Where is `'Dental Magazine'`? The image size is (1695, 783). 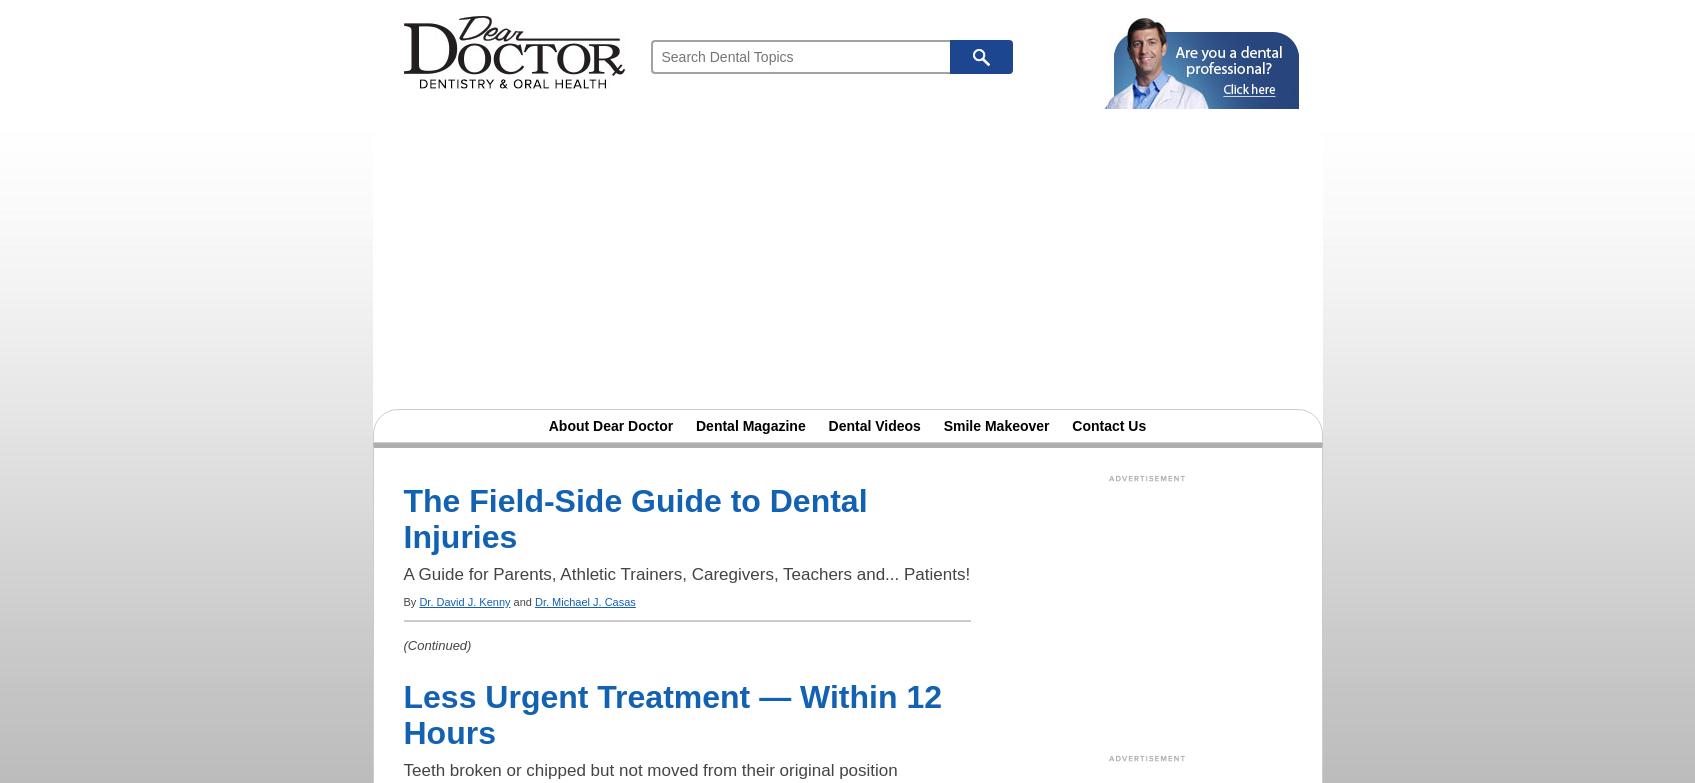
'Dental Magazine' is located at coordinates (749, 425).